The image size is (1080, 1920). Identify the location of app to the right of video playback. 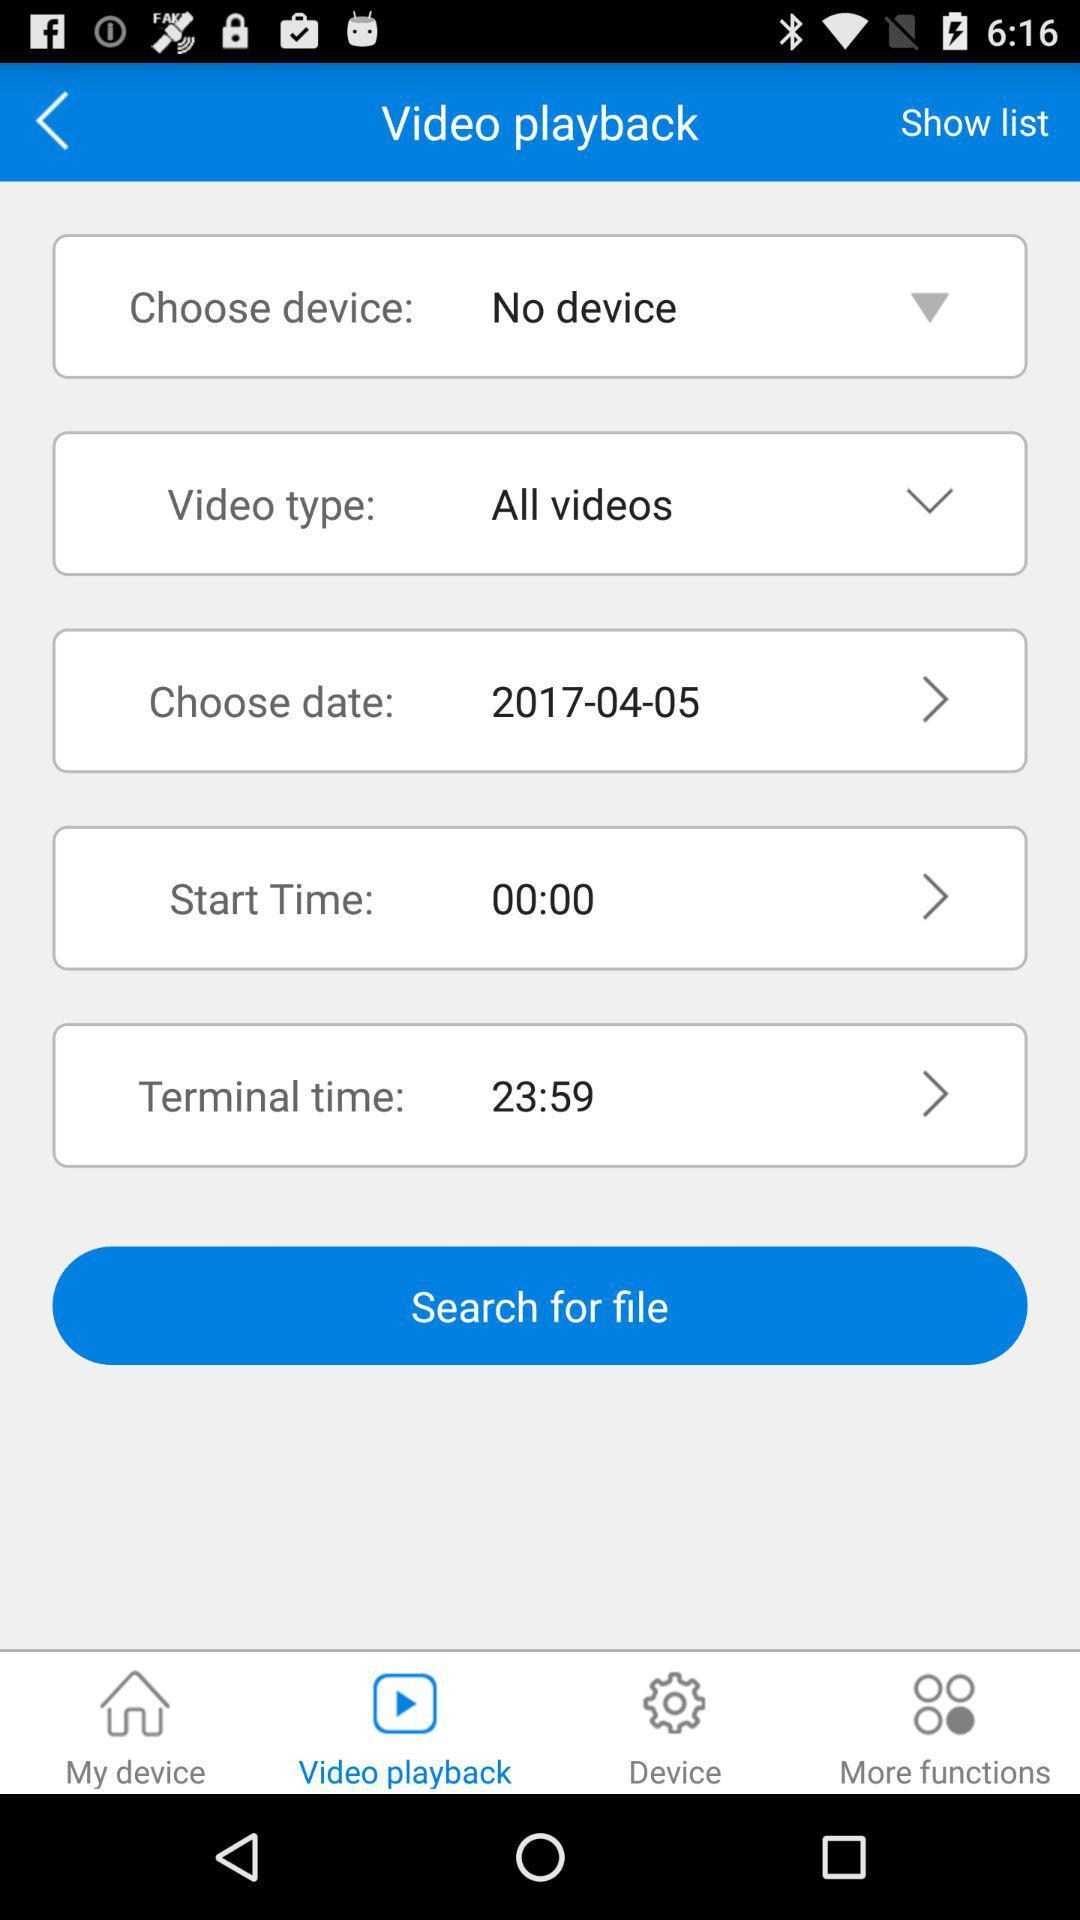
(974, 120).